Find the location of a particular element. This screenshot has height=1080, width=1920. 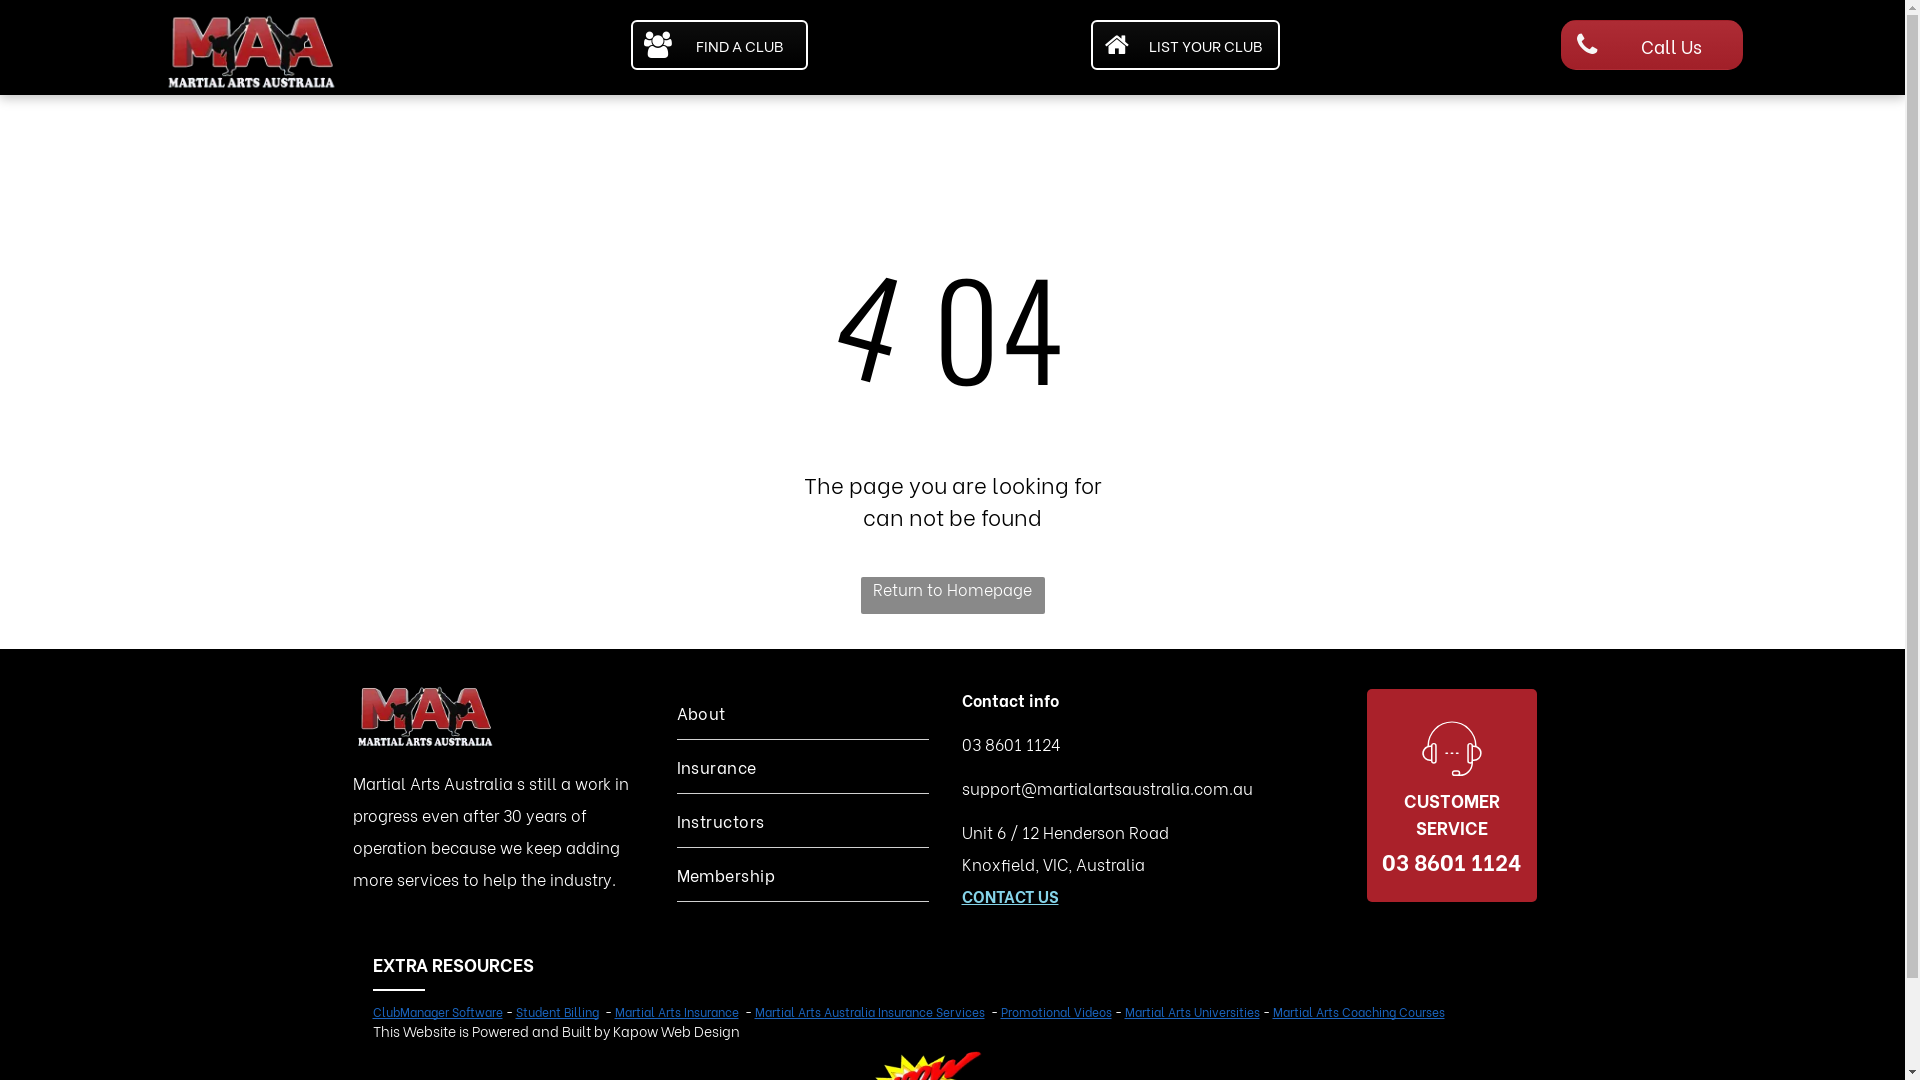

'Call Us' is located at coordinates (1652, 45).